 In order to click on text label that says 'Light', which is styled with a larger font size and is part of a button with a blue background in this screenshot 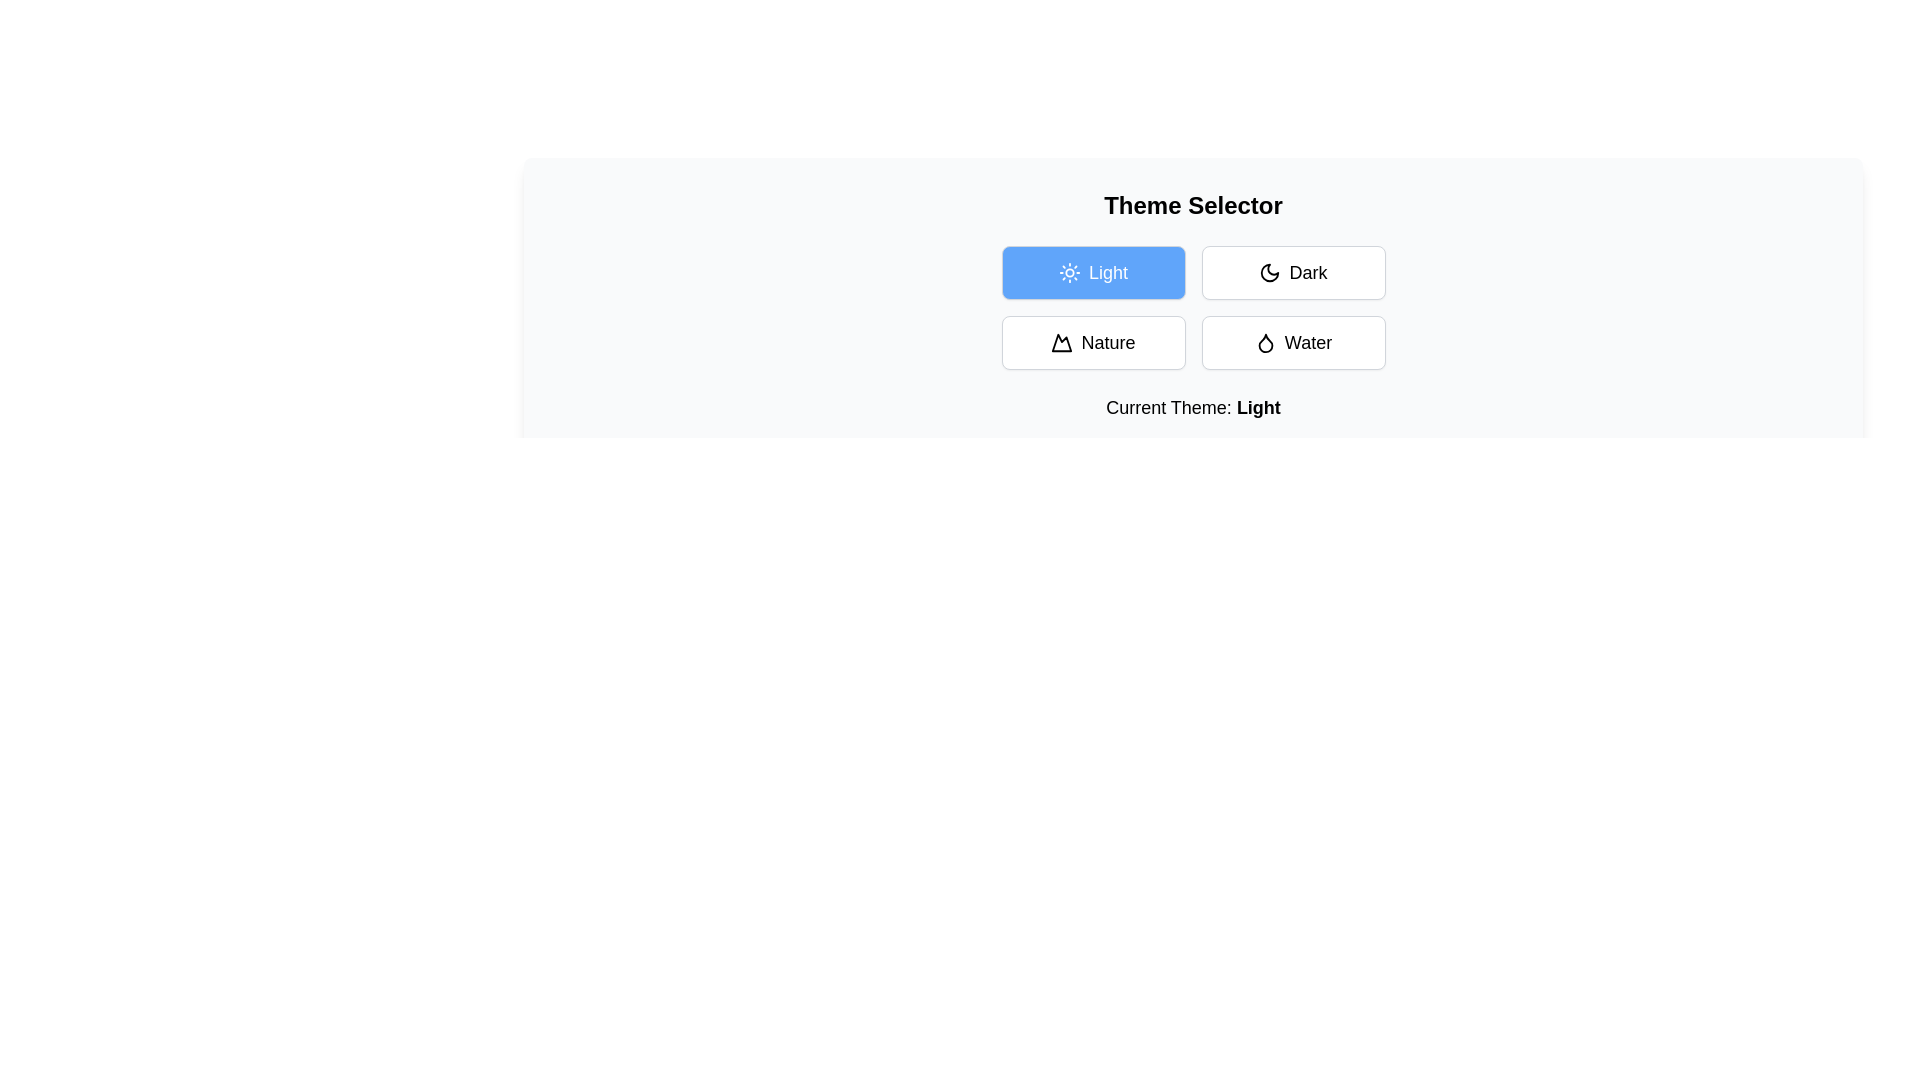, I will do `click(1107, 273)`.